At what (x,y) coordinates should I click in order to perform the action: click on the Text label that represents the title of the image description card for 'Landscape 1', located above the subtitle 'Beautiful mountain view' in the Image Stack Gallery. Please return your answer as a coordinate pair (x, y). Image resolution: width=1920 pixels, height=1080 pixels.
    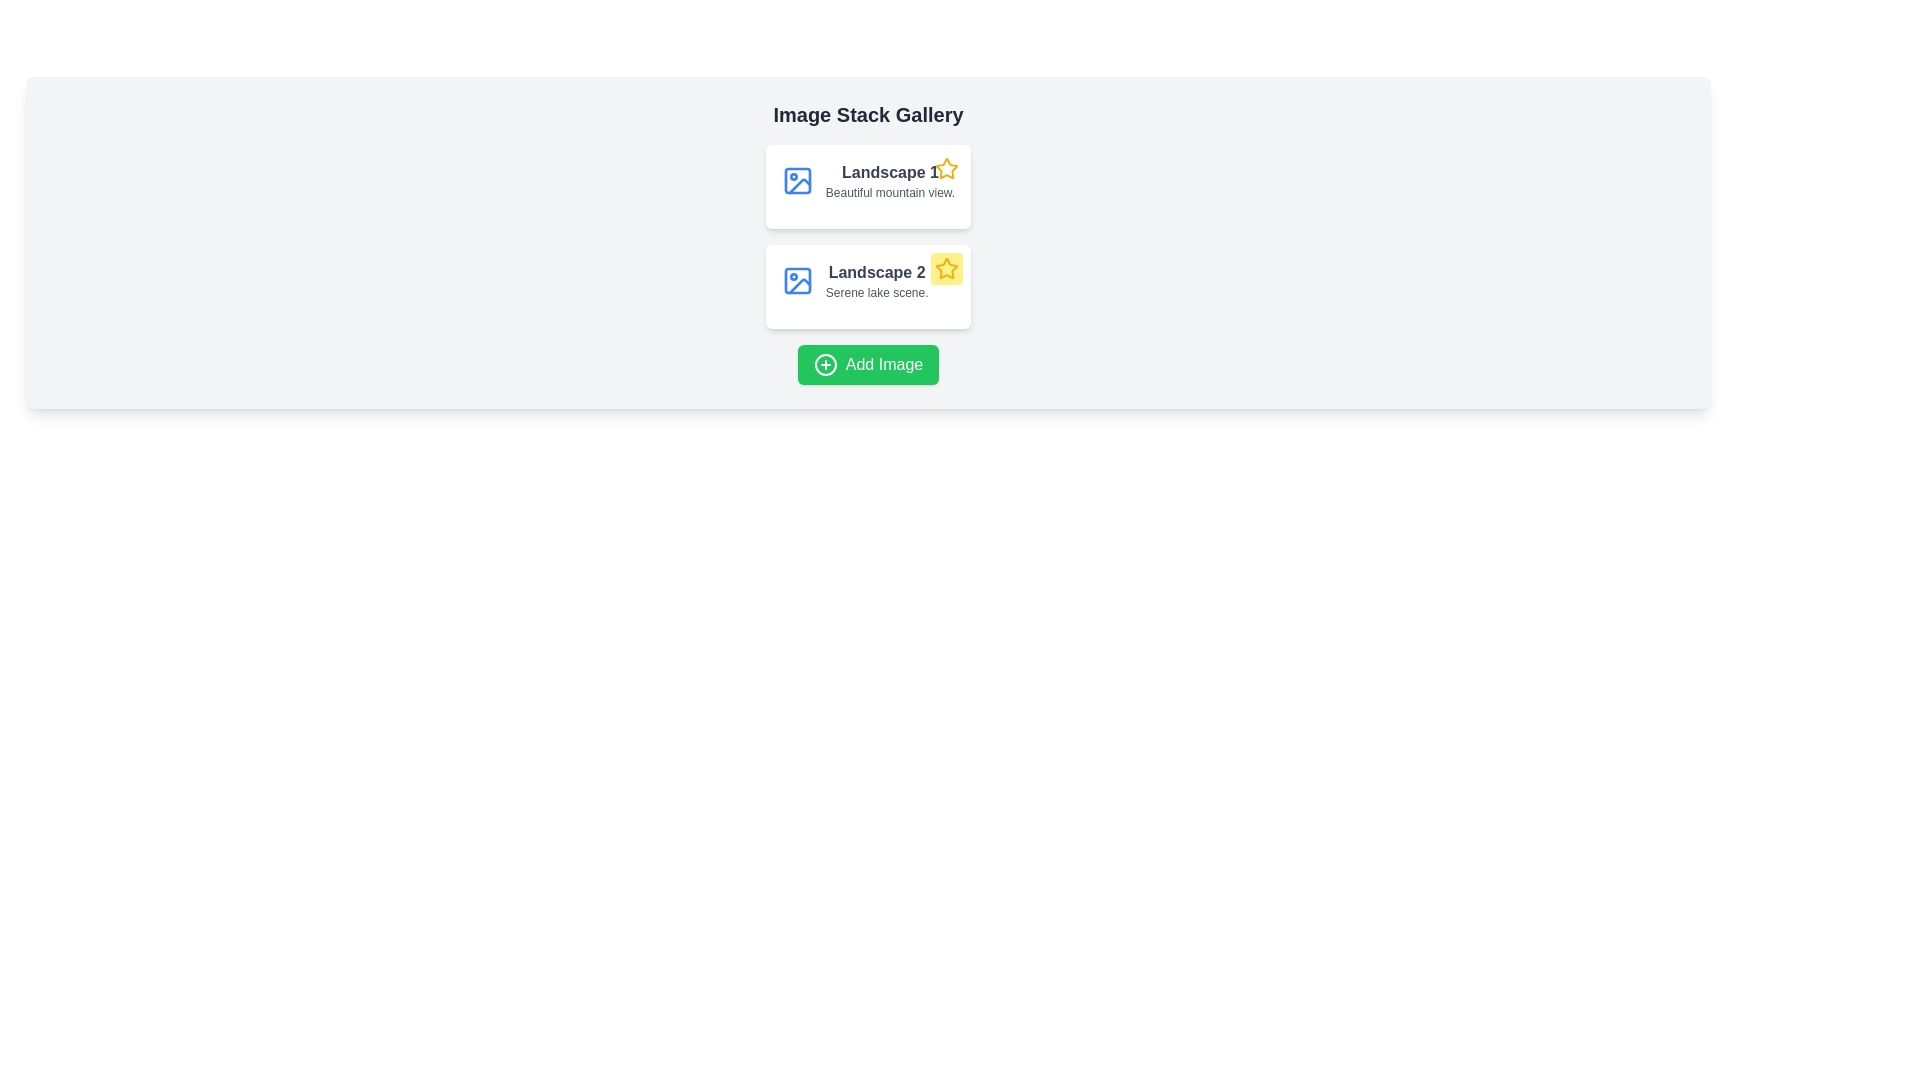
    Looking at the image, I should click on (889, 172).